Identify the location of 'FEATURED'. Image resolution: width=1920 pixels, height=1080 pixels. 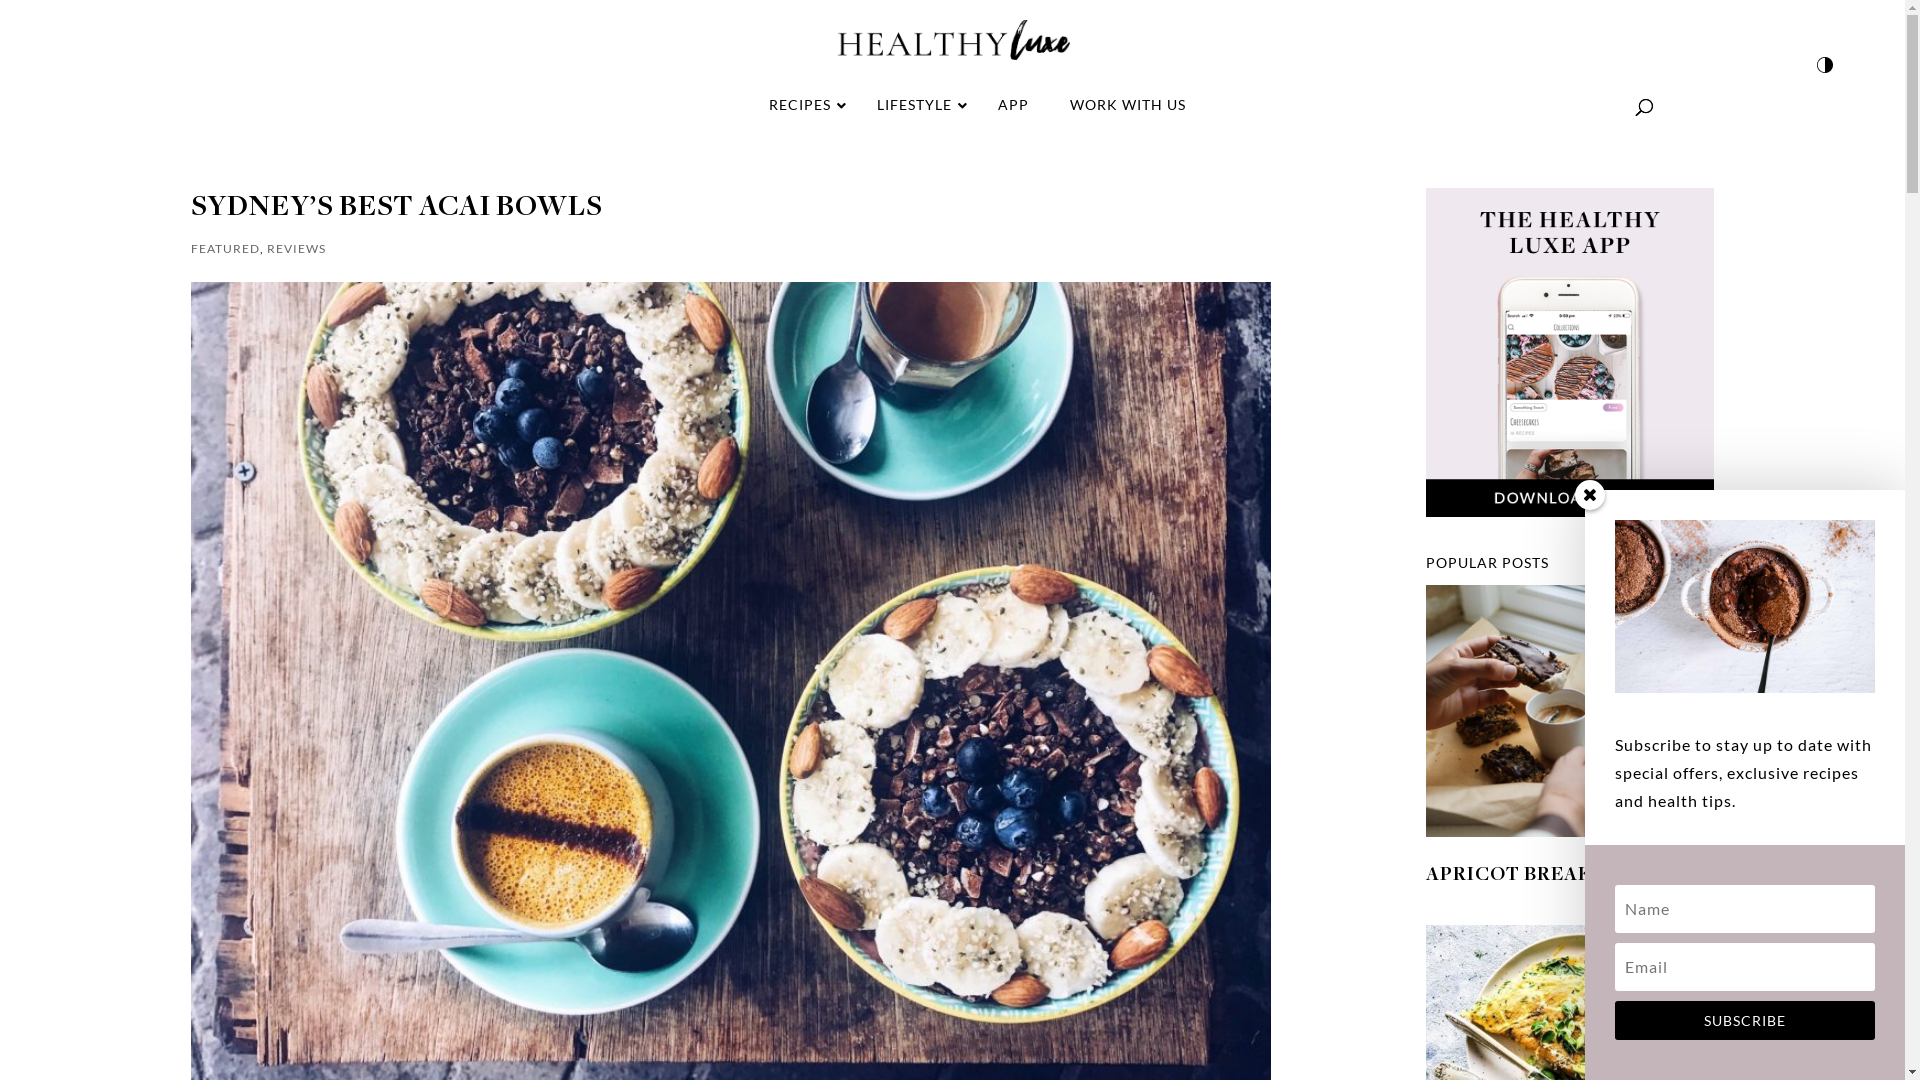
(224, 247).